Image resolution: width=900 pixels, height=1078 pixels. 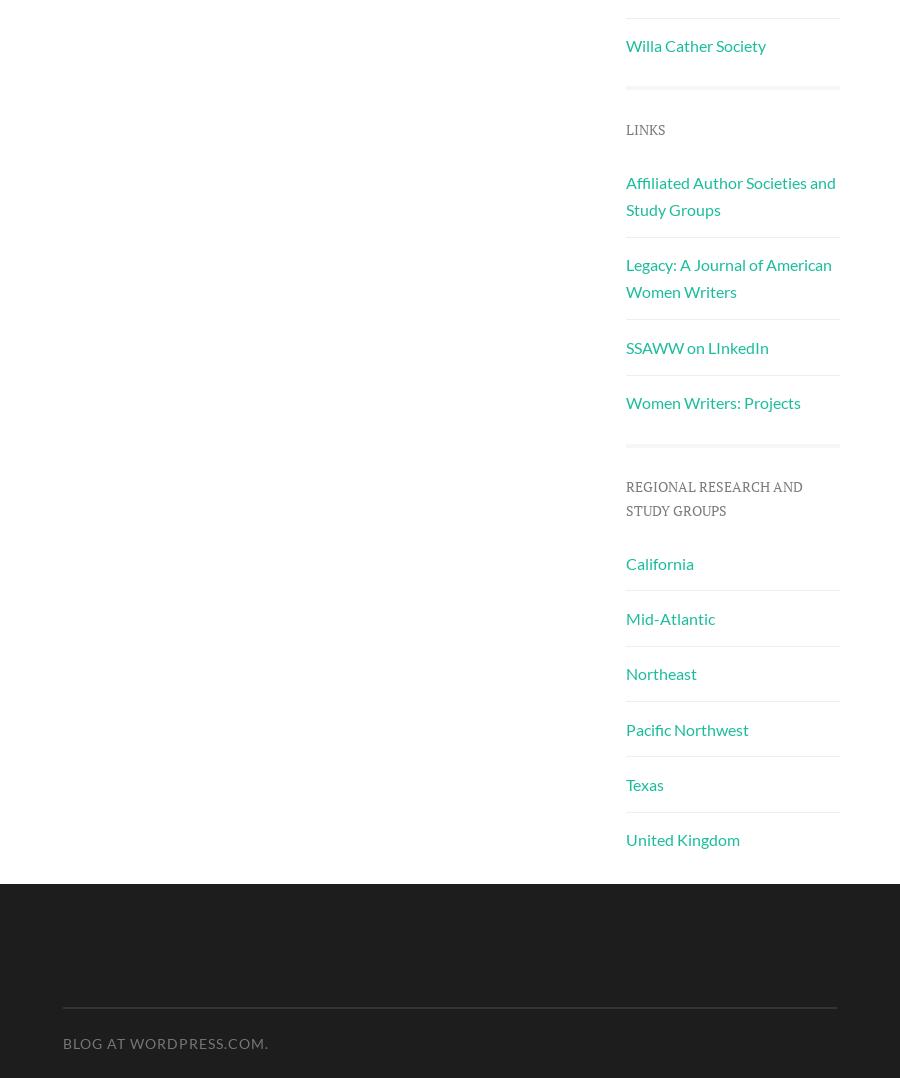 I want to click on 'Women Writers: Projects', so click(x=711, y=401).